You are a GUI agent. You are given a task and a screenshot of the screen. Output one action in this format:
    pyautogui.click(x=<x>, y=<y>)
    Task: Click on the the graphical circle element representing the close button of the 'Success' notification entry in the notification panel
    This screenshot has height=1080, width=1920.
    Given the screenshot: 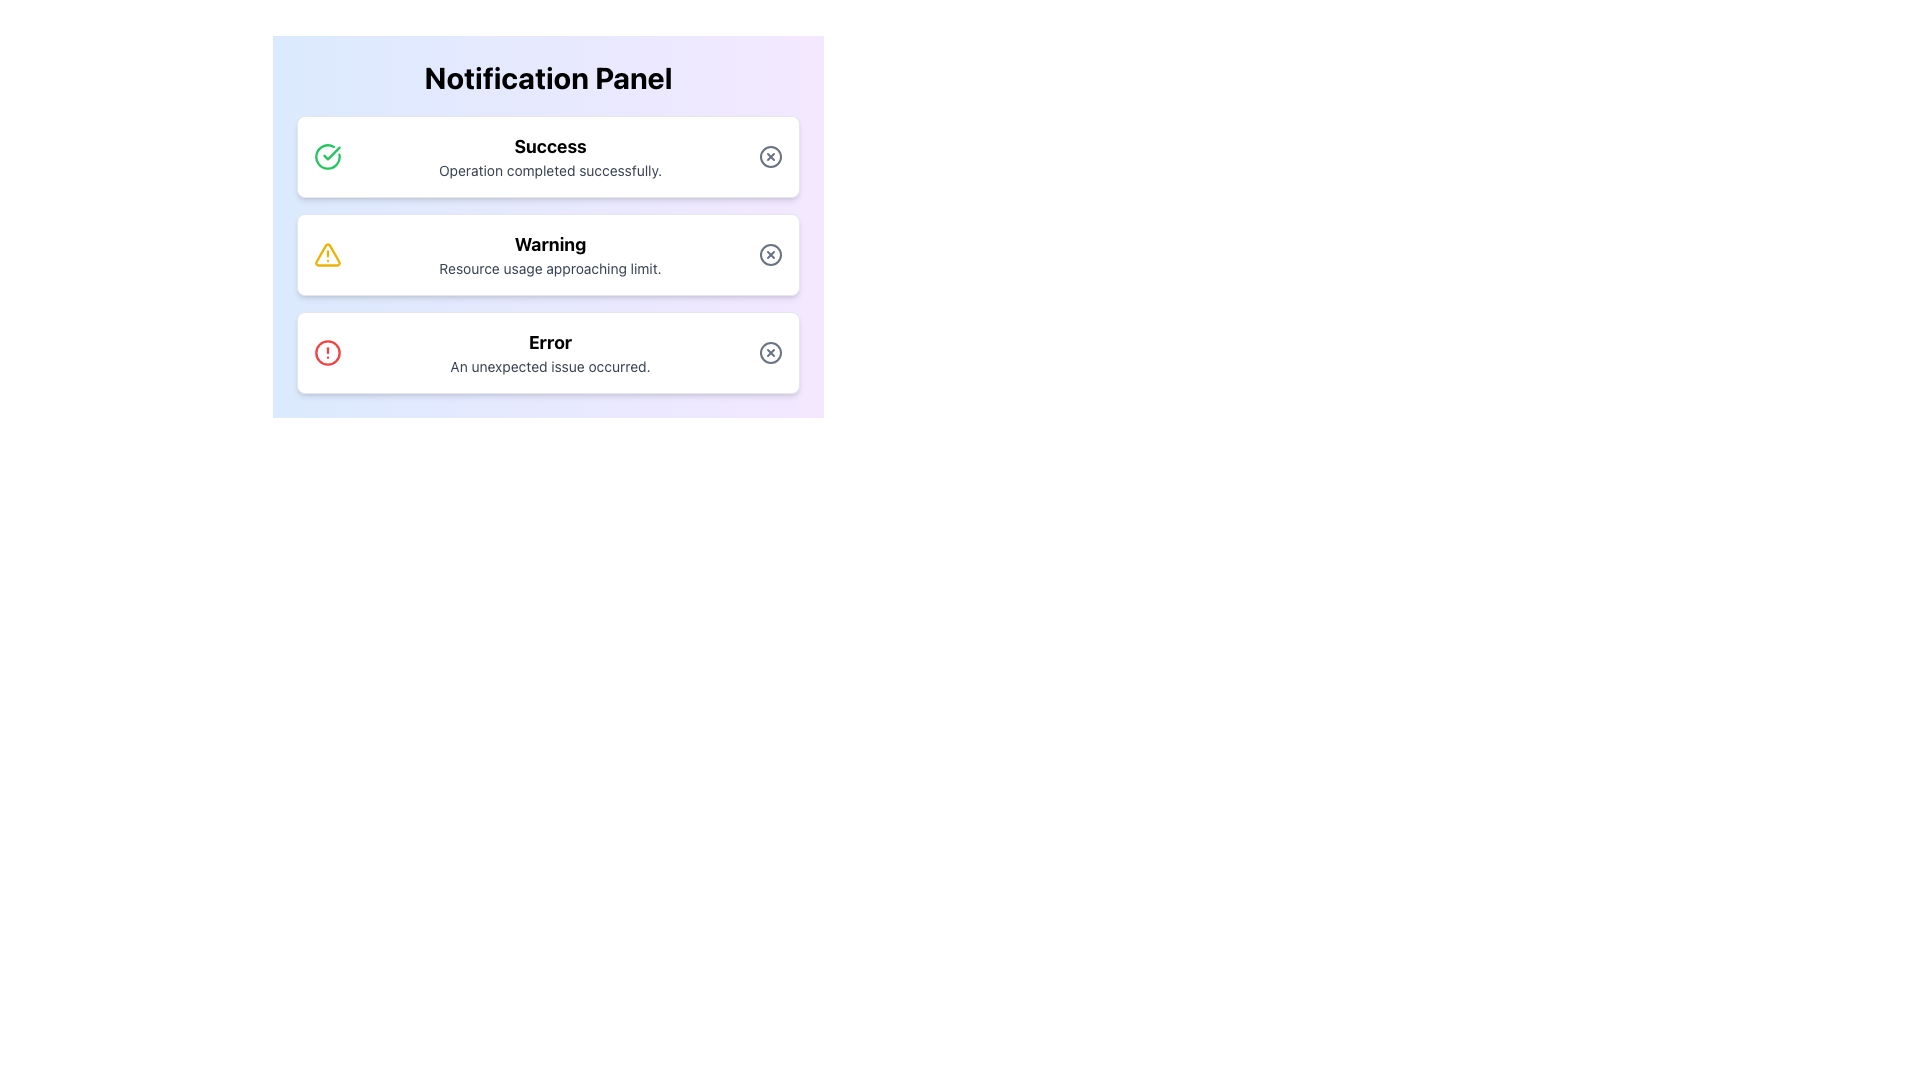 What is the action you would take?
    pyautogui.click(x=770, y=156)
    